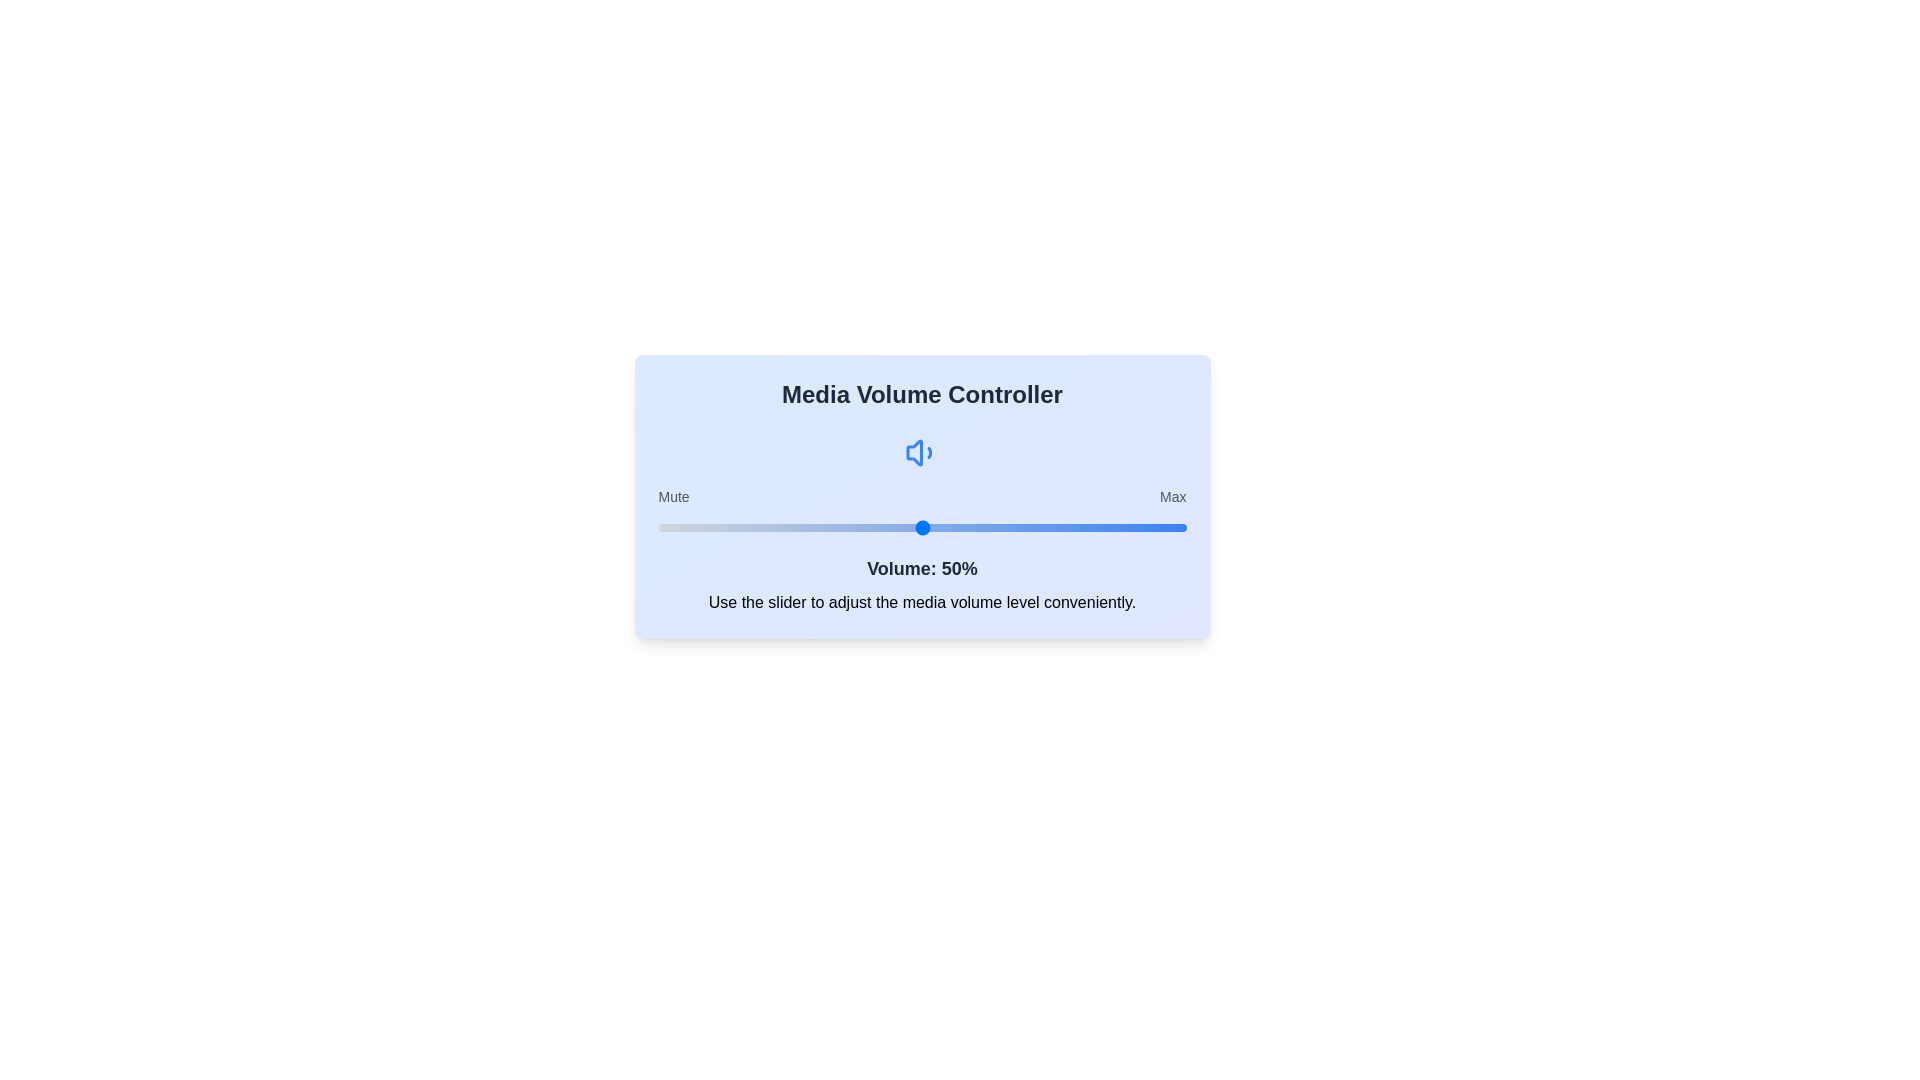 The height and width of the screenshot is (1080, 1920). What do you see at coordinates (926, 527) in the screenshot?
I see `the volume to 51% by adjusting the slider` at bounding box center [926, 527].